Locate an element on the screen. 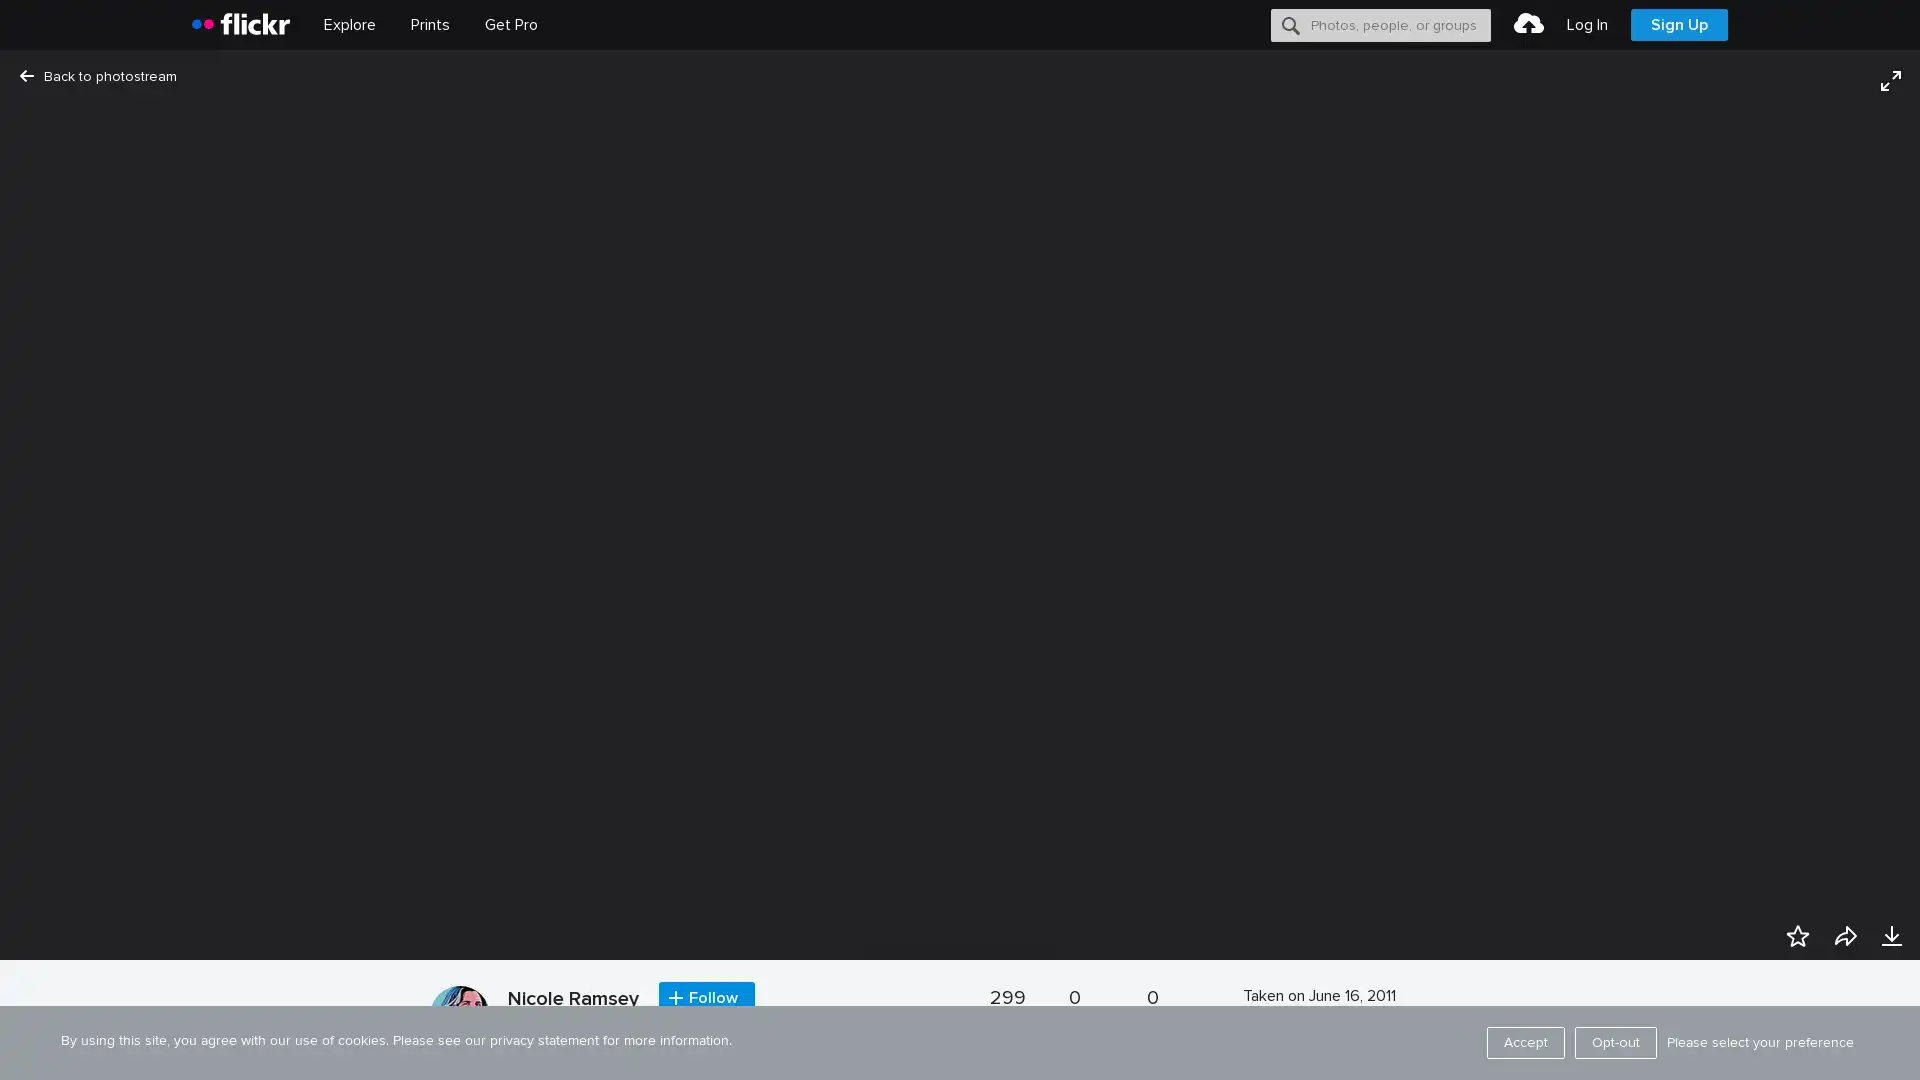 The width and height of the screenshot is (1920, 1080). Opt-out is located at coordinates (1616, 1041).